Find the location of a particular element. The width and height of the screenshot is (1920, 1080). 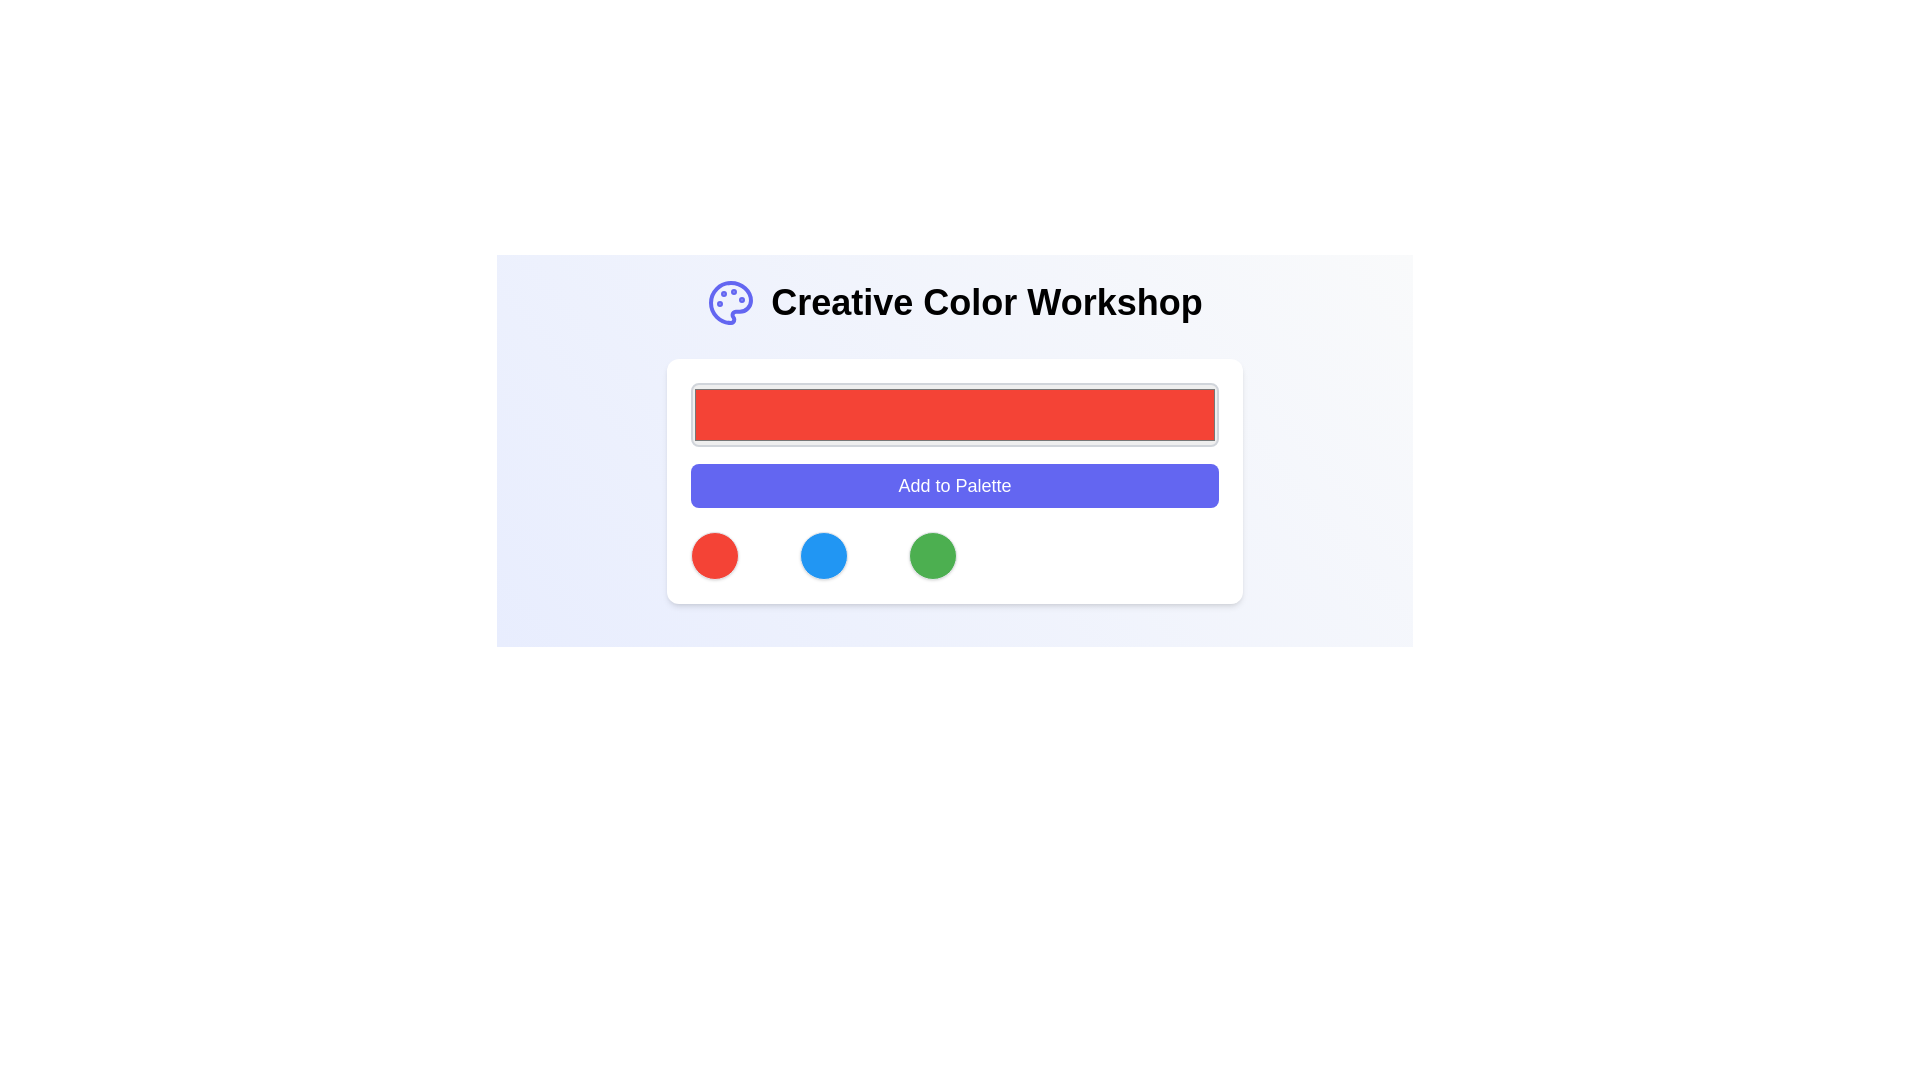

the text label that serves as a title for the artistic or palette creation functionalities, positioned to the right of a purple palette icon is located at coordinates (987, 303).